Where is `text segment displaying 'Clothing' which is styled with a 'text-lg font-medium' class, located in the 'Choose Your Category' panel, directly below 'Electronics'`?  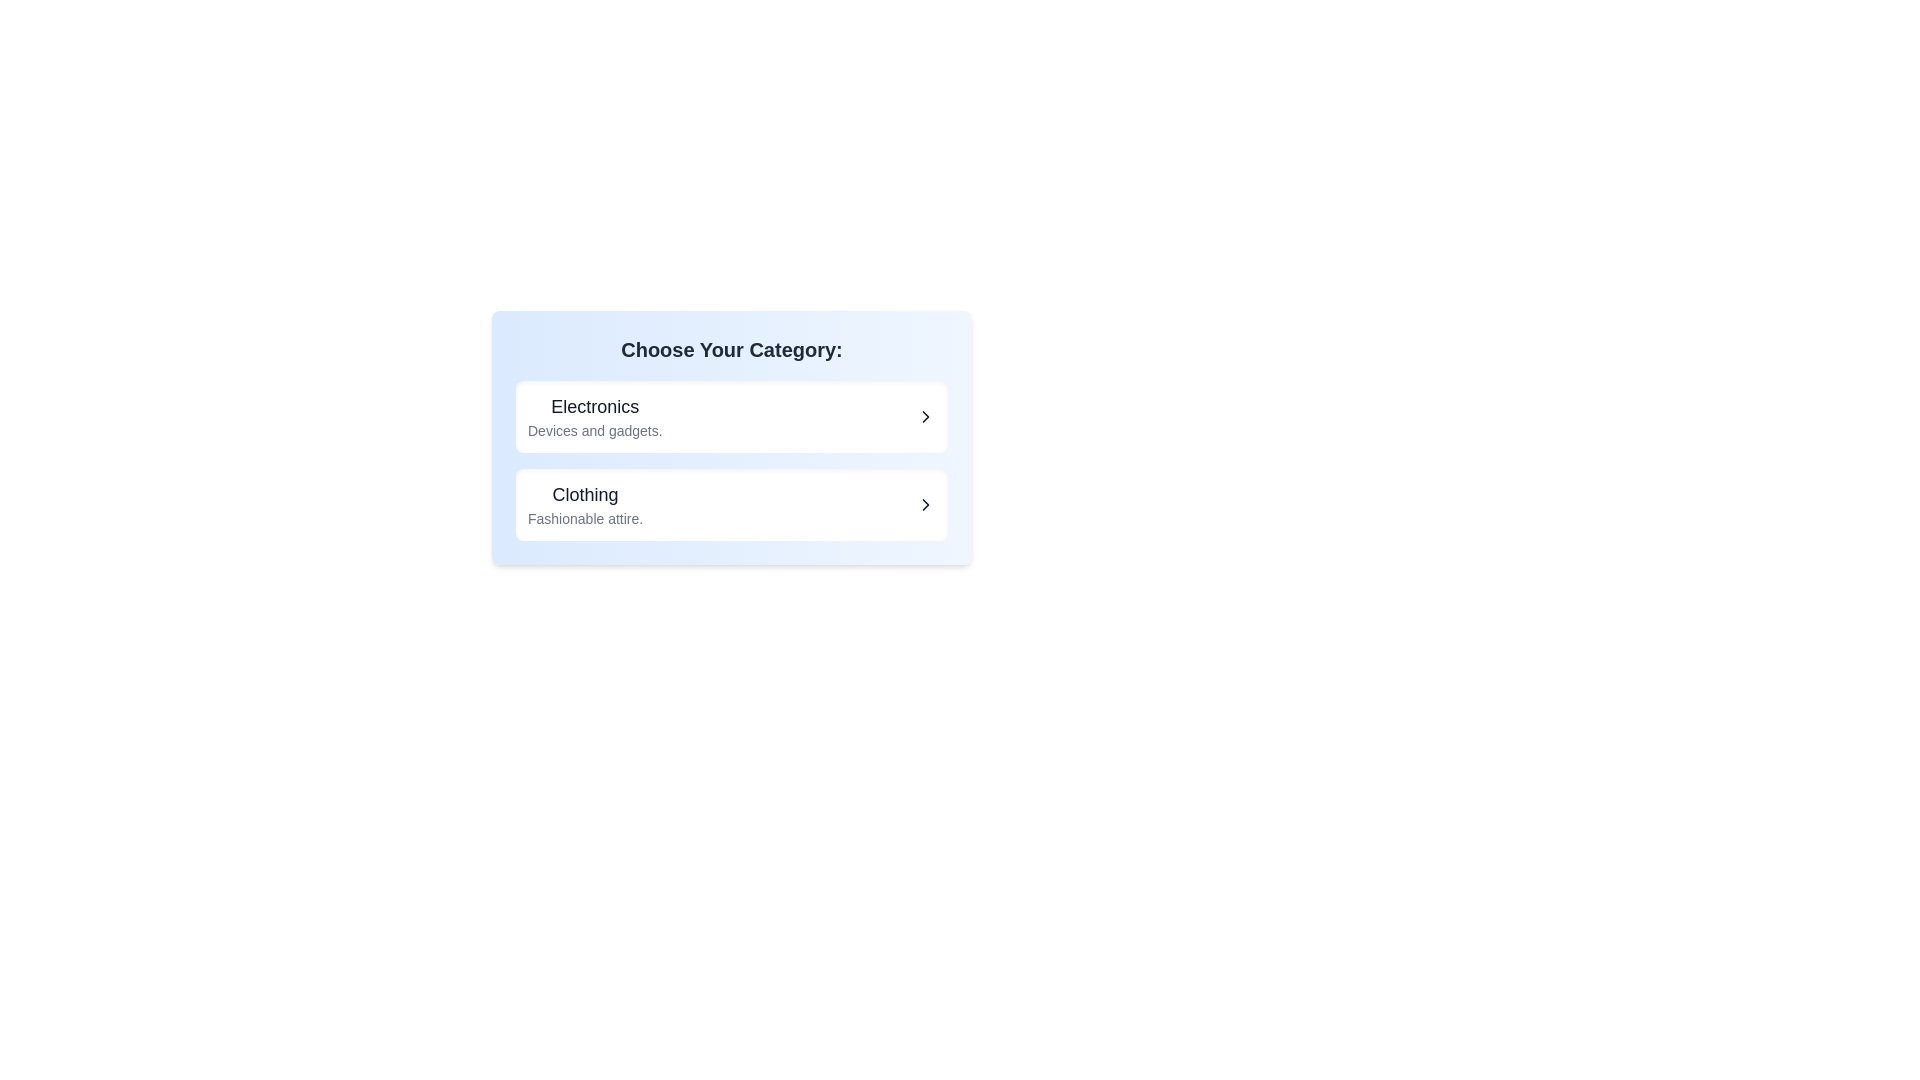
text segment displaying 'Clothing' which is styled with a 'text-lg font-medium' class, located in the 'Choose Your Category' panel, directly below 'Electronics' is located at coordinates (584, 494).